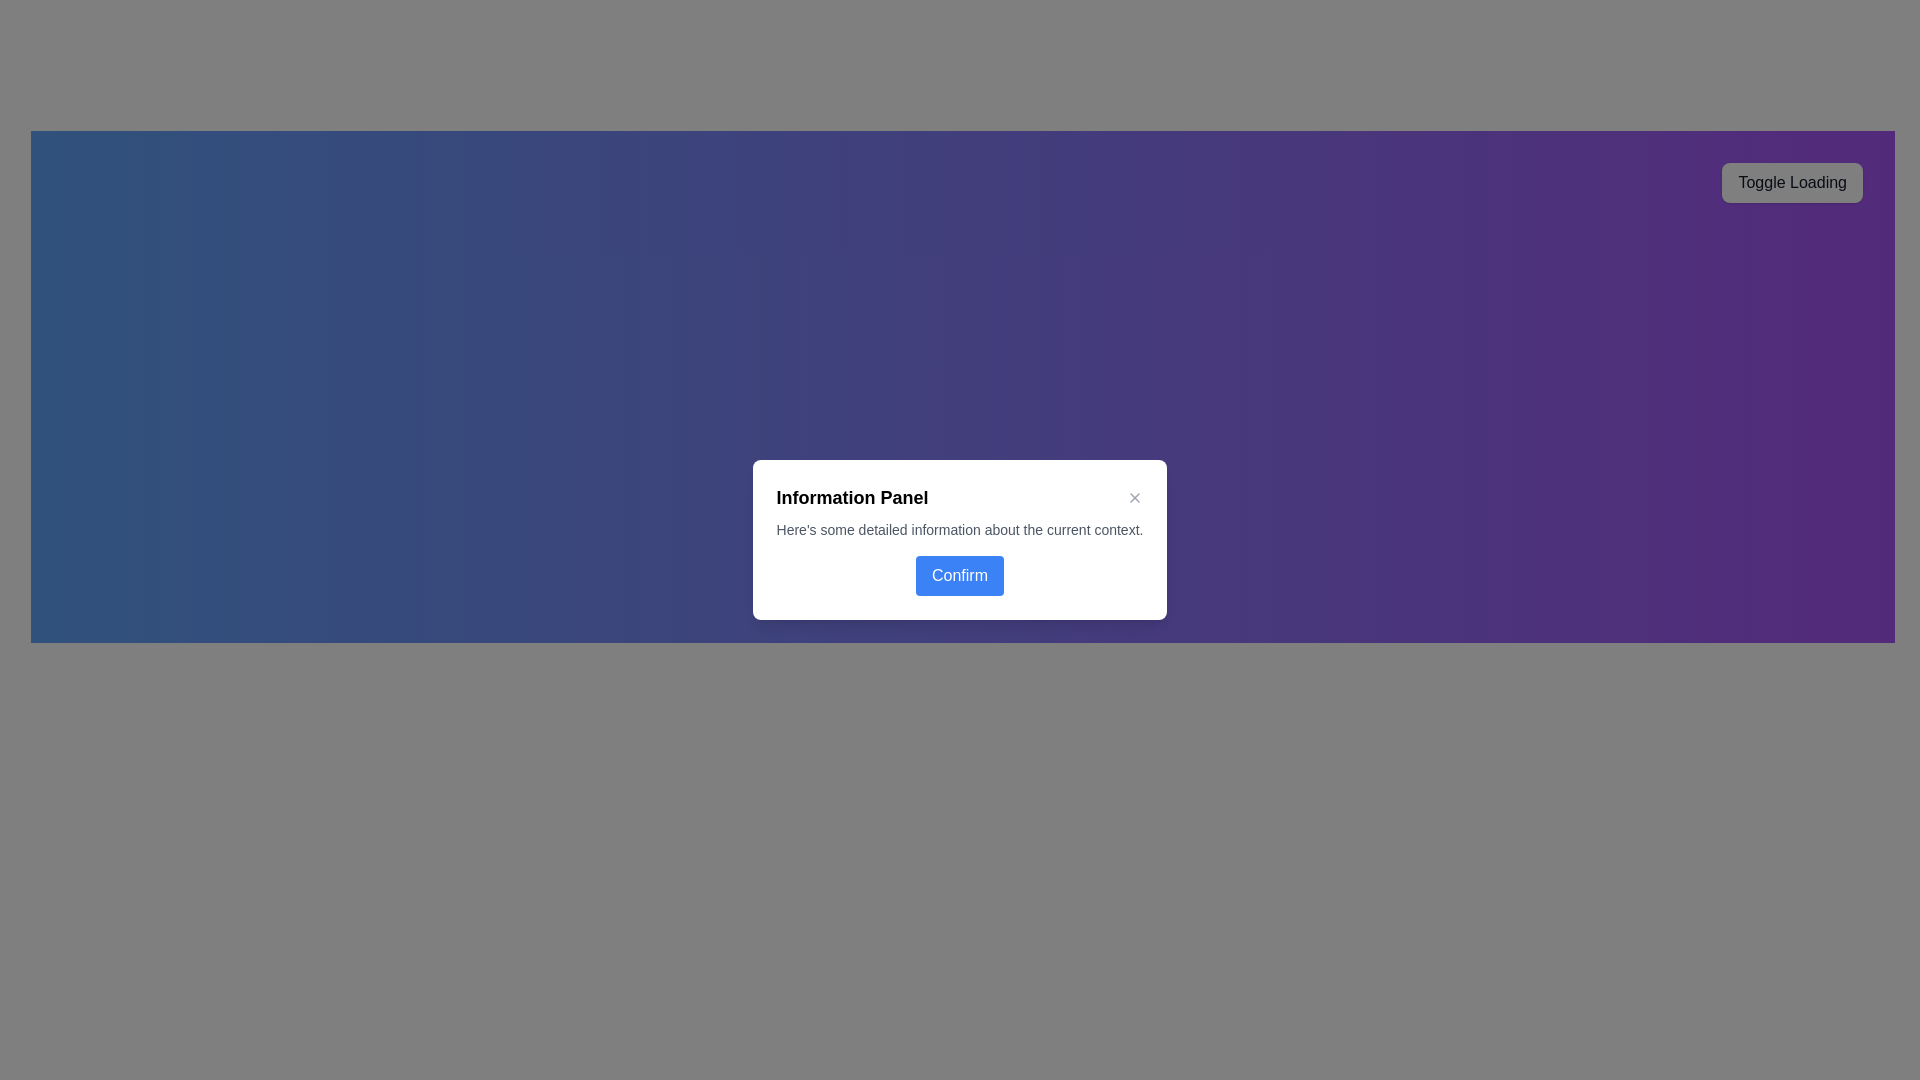 The width and height of the screenshot is (1920, 1080). I want to click on the confirmation button located directly below the information text in the dialog box, so click(960, 575).